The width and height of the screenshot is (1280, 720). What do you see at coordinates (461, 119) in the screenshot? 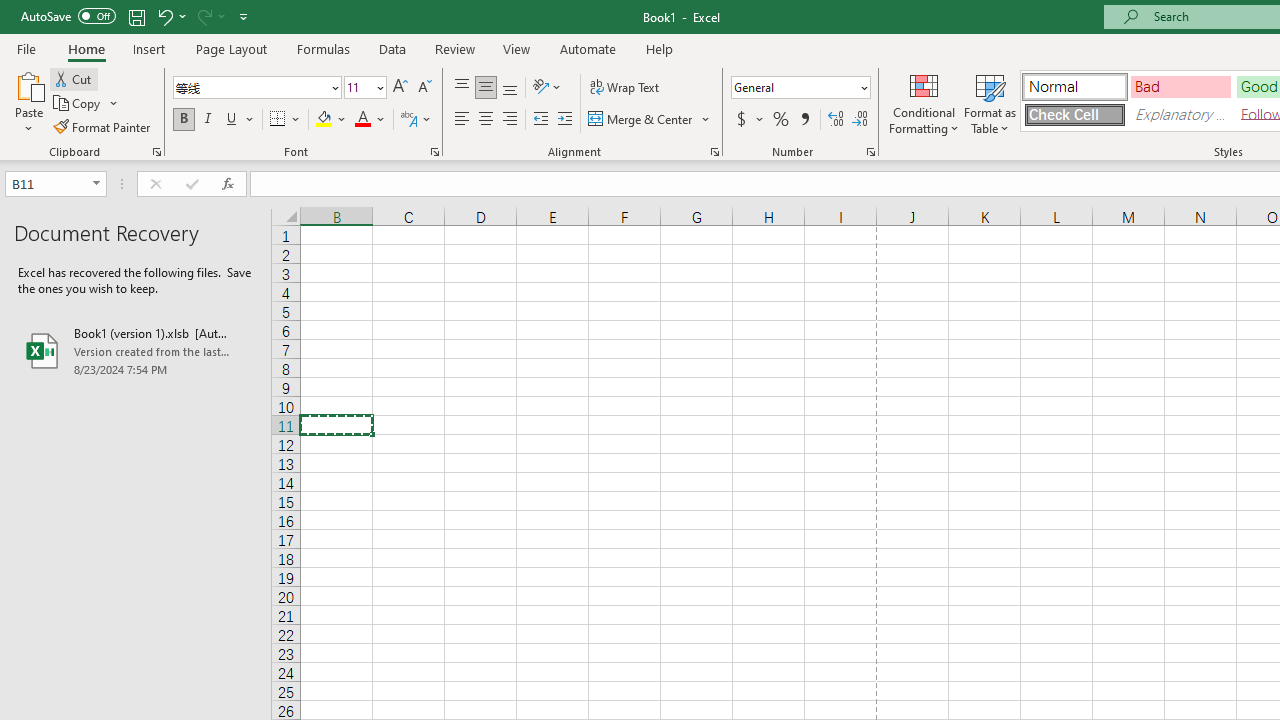
I see `'Align Left'` at bounding box center [461, 119].